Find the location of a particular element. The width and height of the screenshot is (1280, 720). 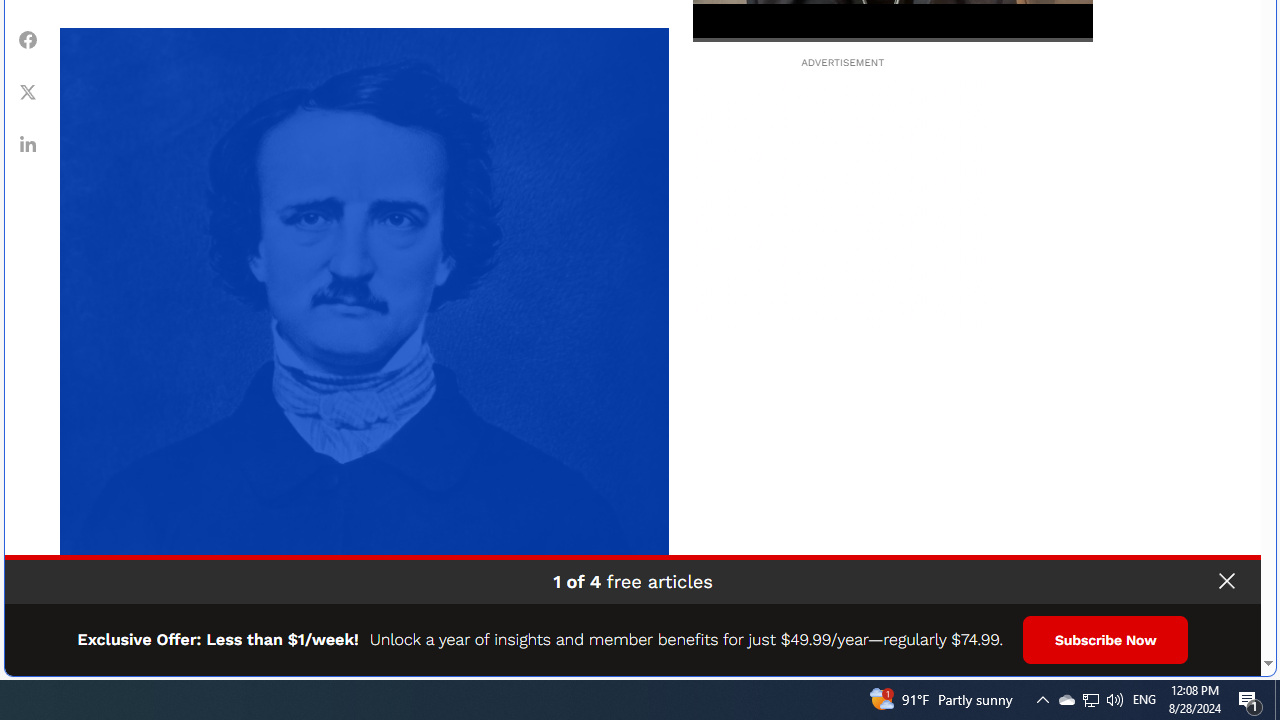

'Class: close-button unbutton' is located at coordinates (1225, 581).